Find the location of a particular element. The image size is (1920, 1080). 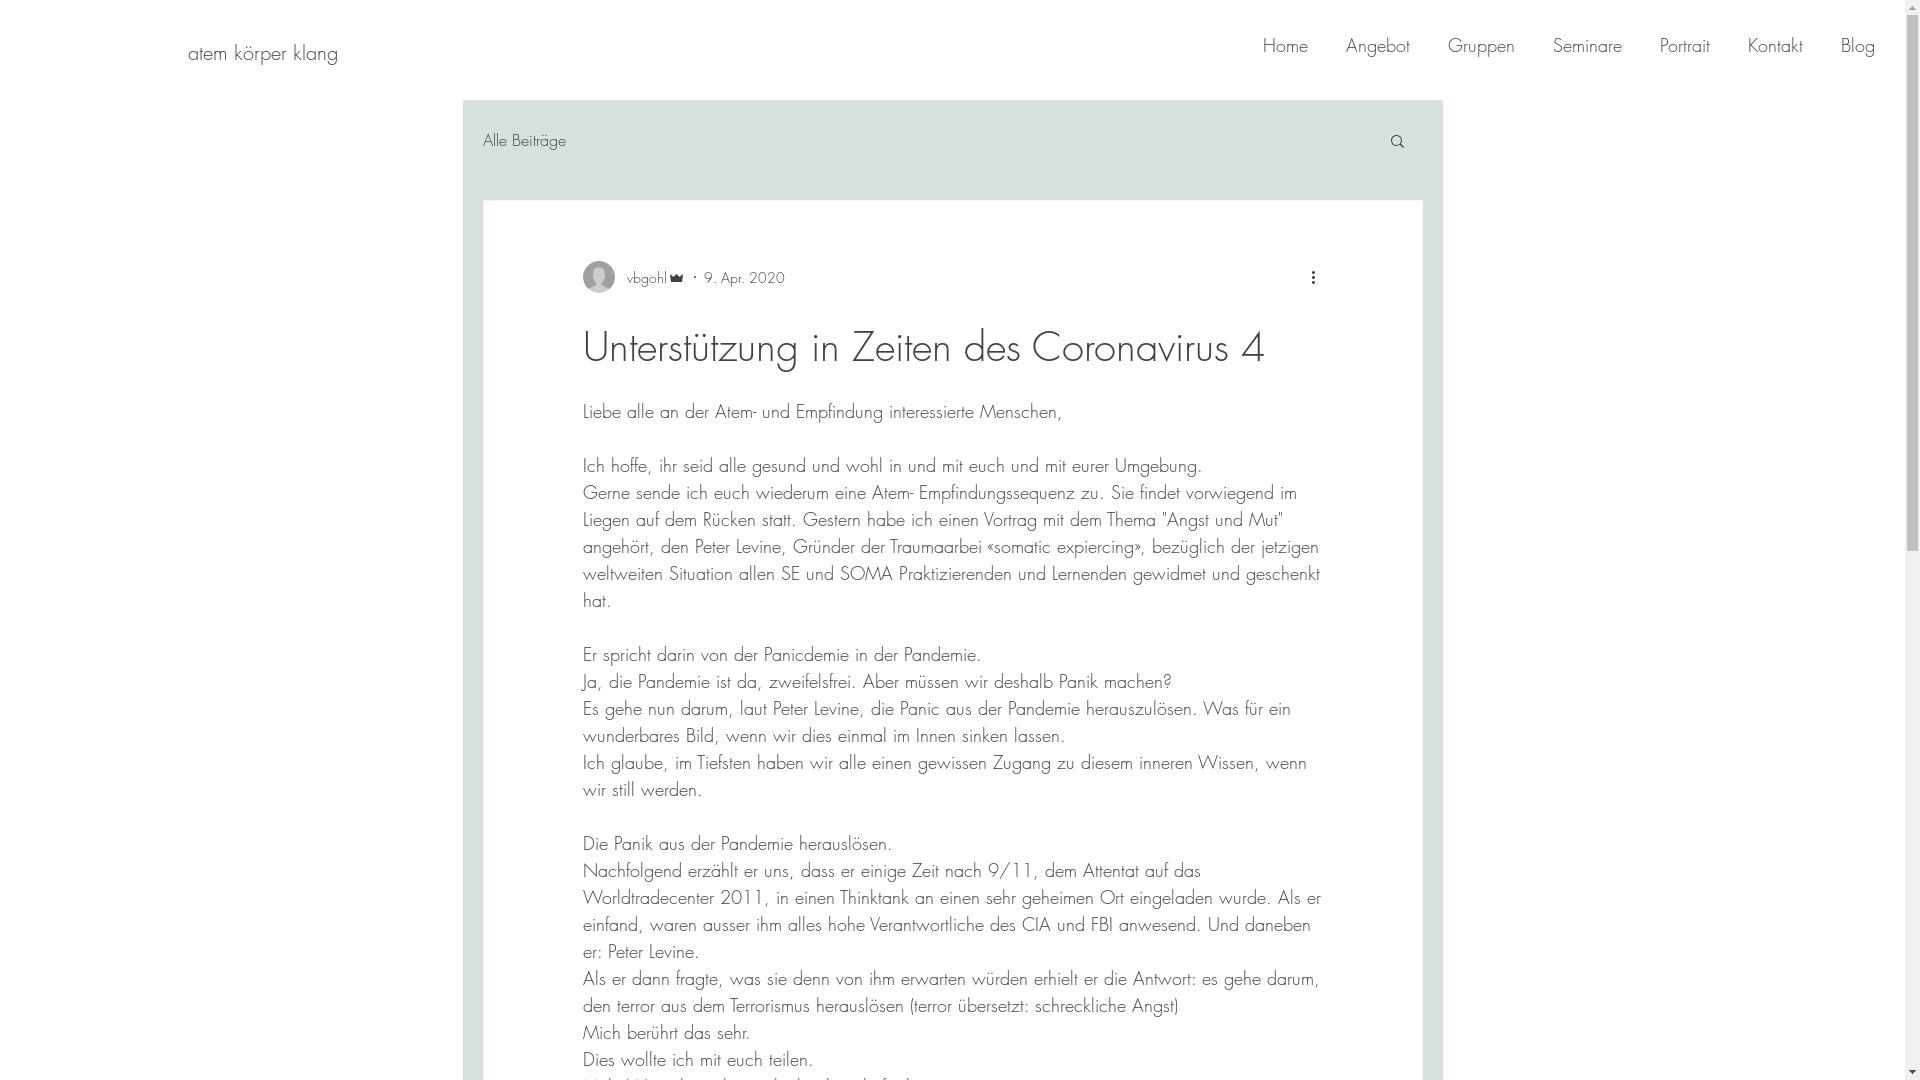

'Kontakt' is located at coordinates (1718, 45).